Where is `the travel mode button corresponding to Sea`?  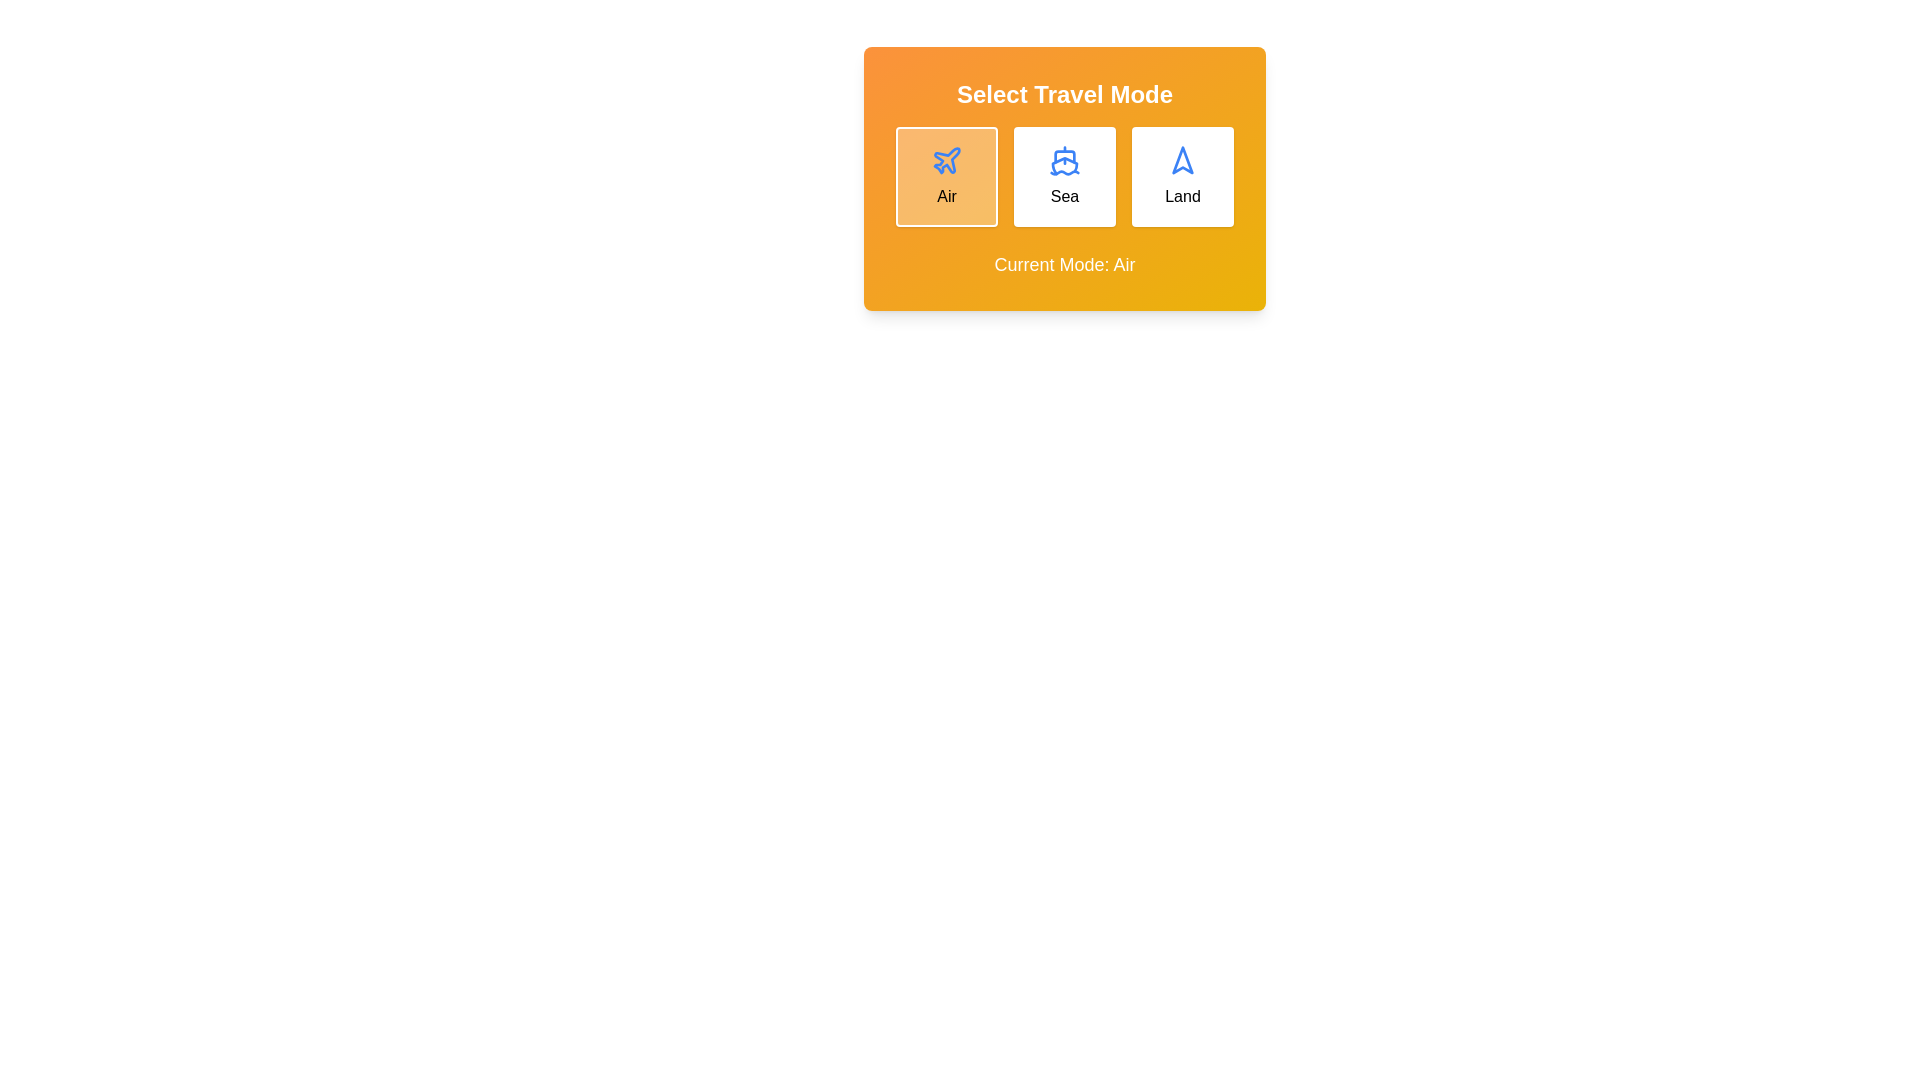 the travel mode button corresponding to Sea is located at coordinates (1064, 176).